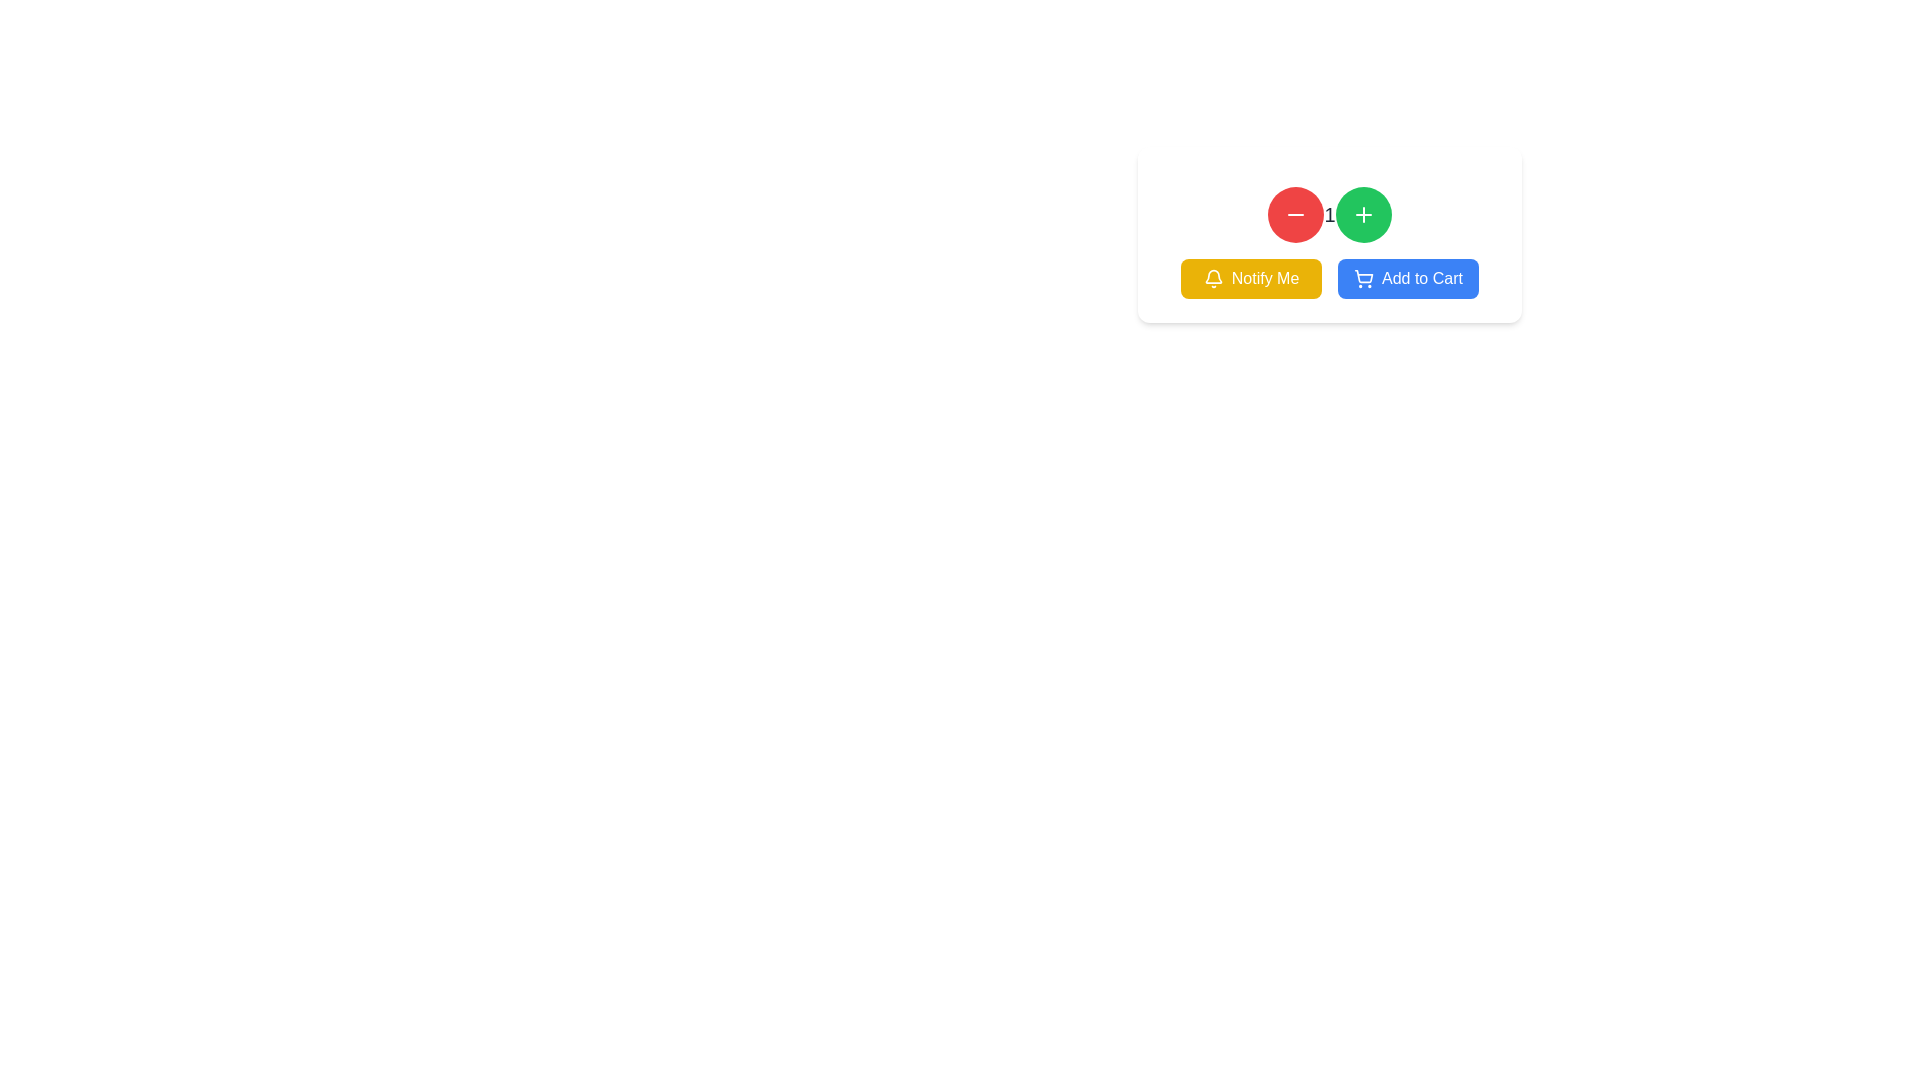 This screenshot has width=1920, height=1080. What do you see at coordinates (1296, 215) in the screenshot?
I see `the circular red button with a white hyphen icon to decrease a value` at bounding box center [1296, 215].